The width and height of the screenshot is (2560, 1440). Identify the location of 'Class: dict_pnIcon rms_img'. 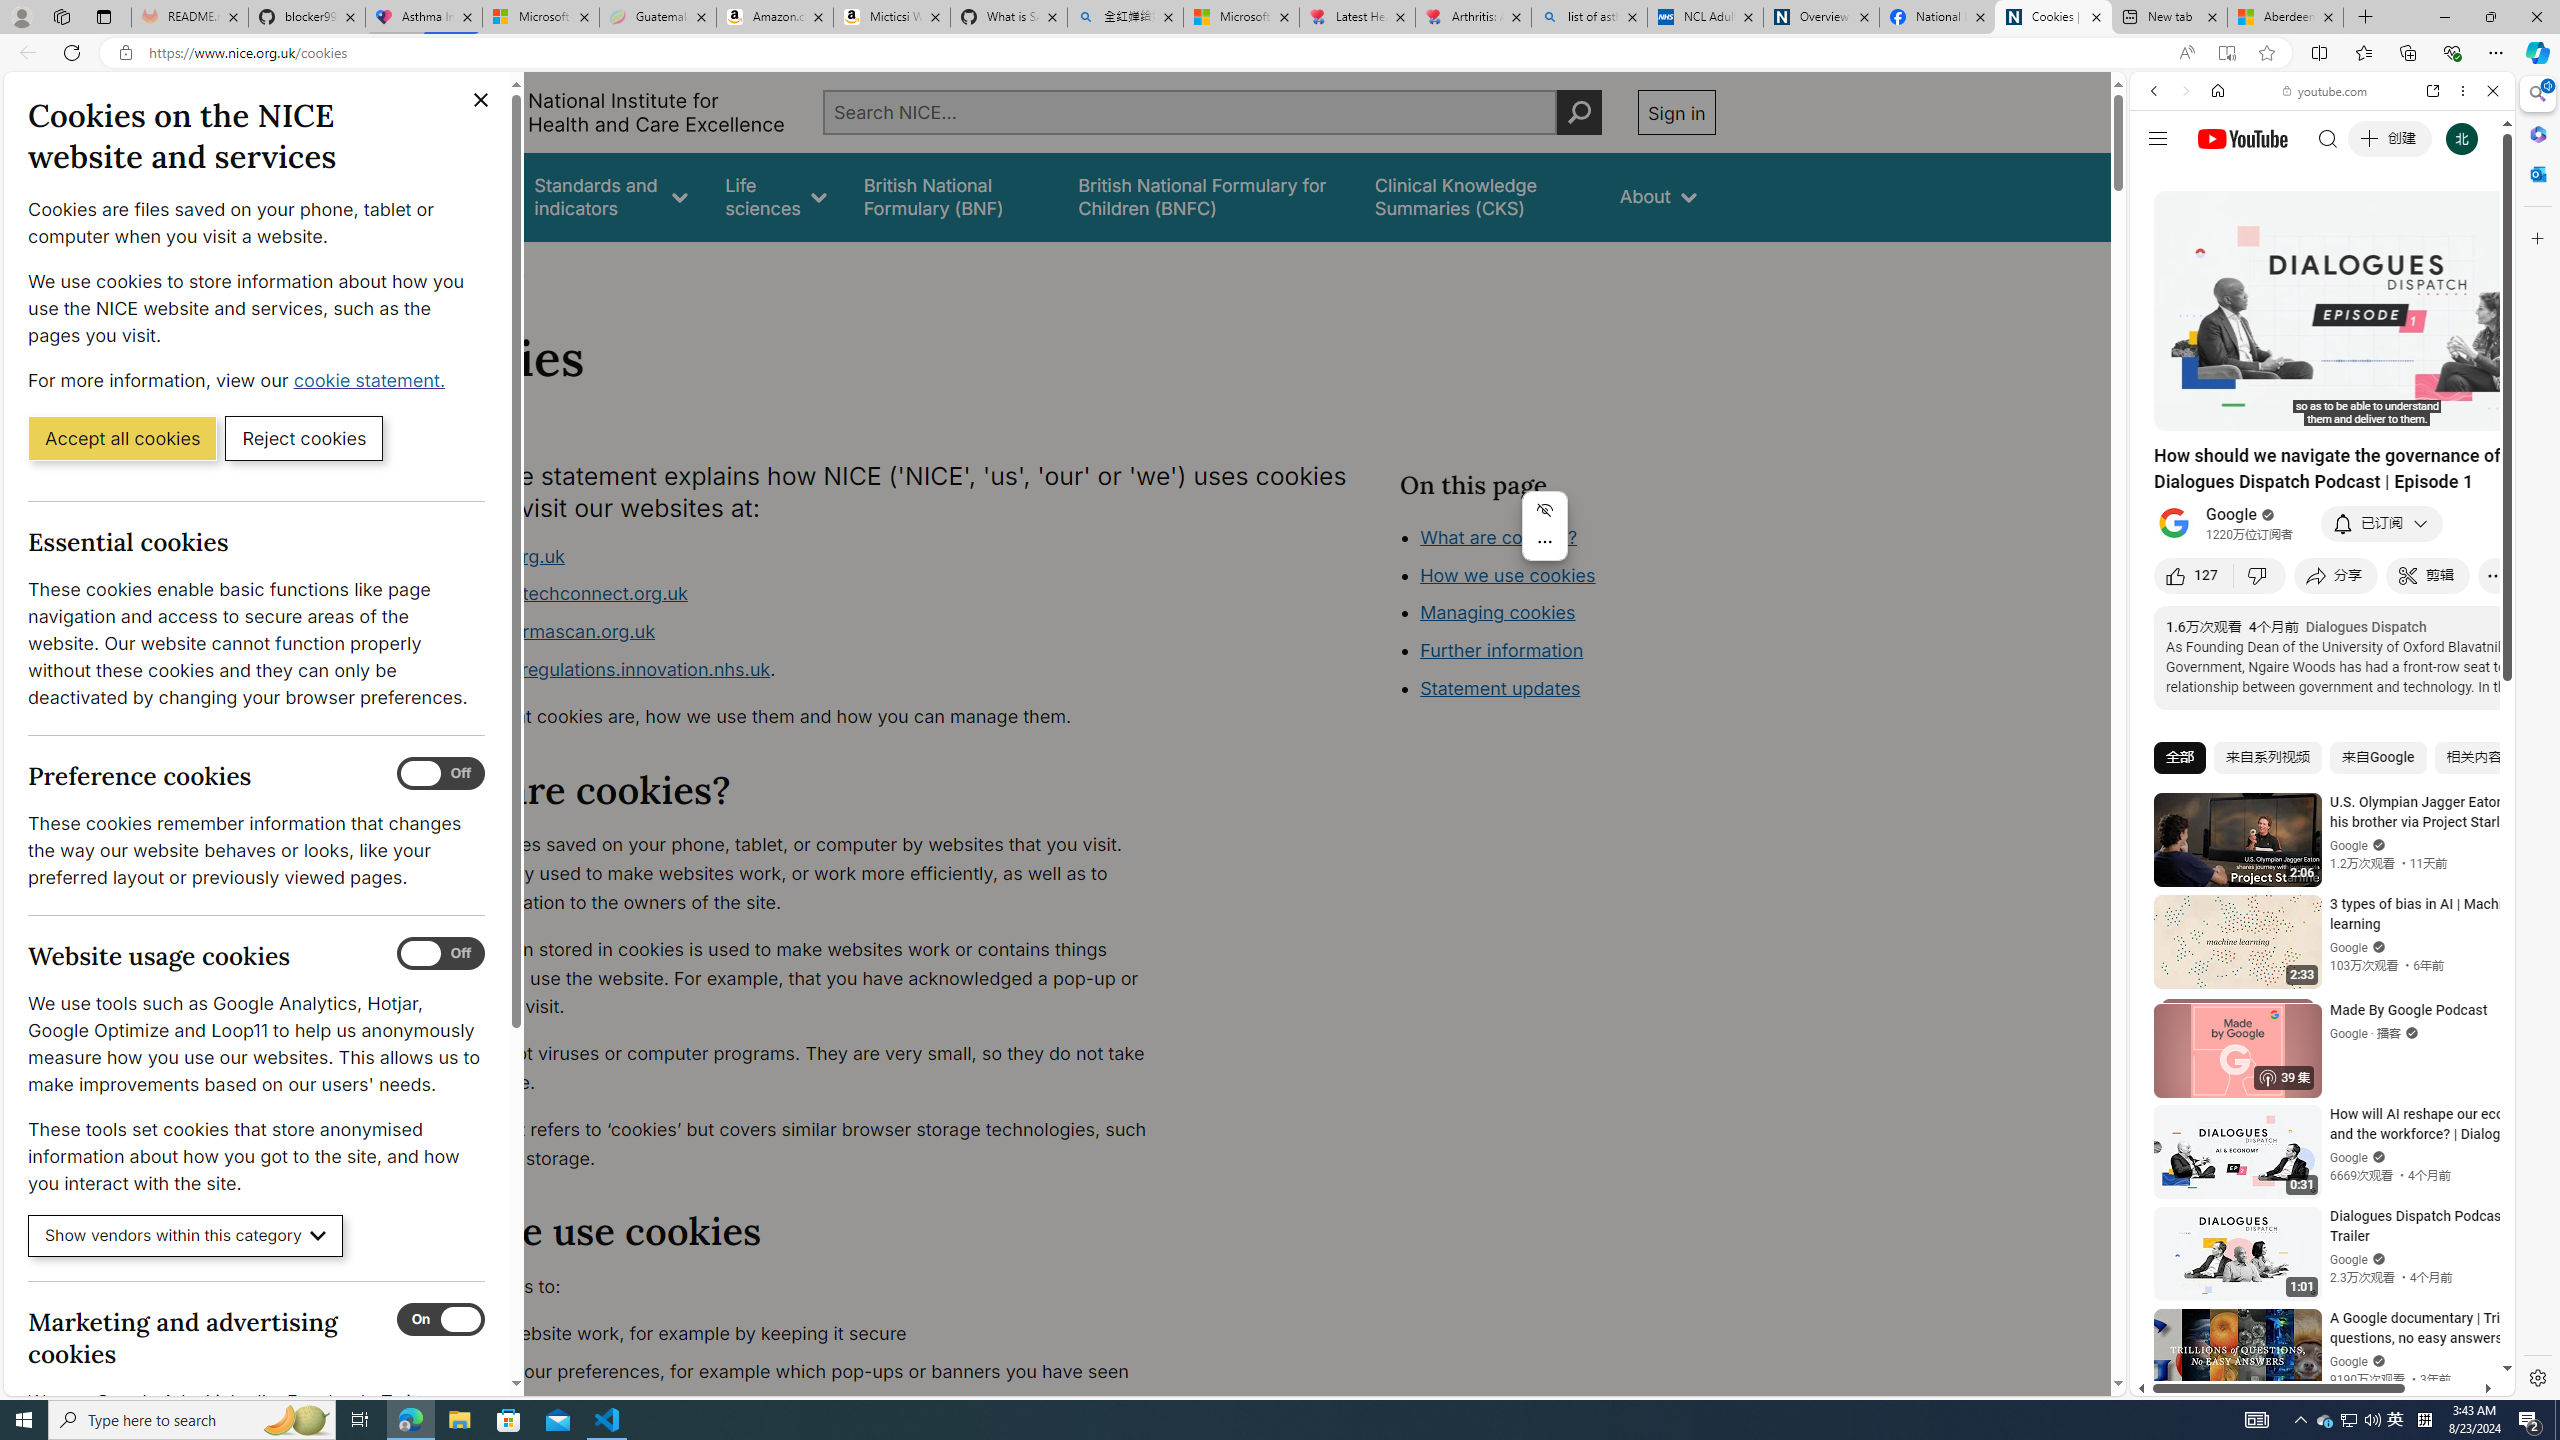
(2307, 1379).